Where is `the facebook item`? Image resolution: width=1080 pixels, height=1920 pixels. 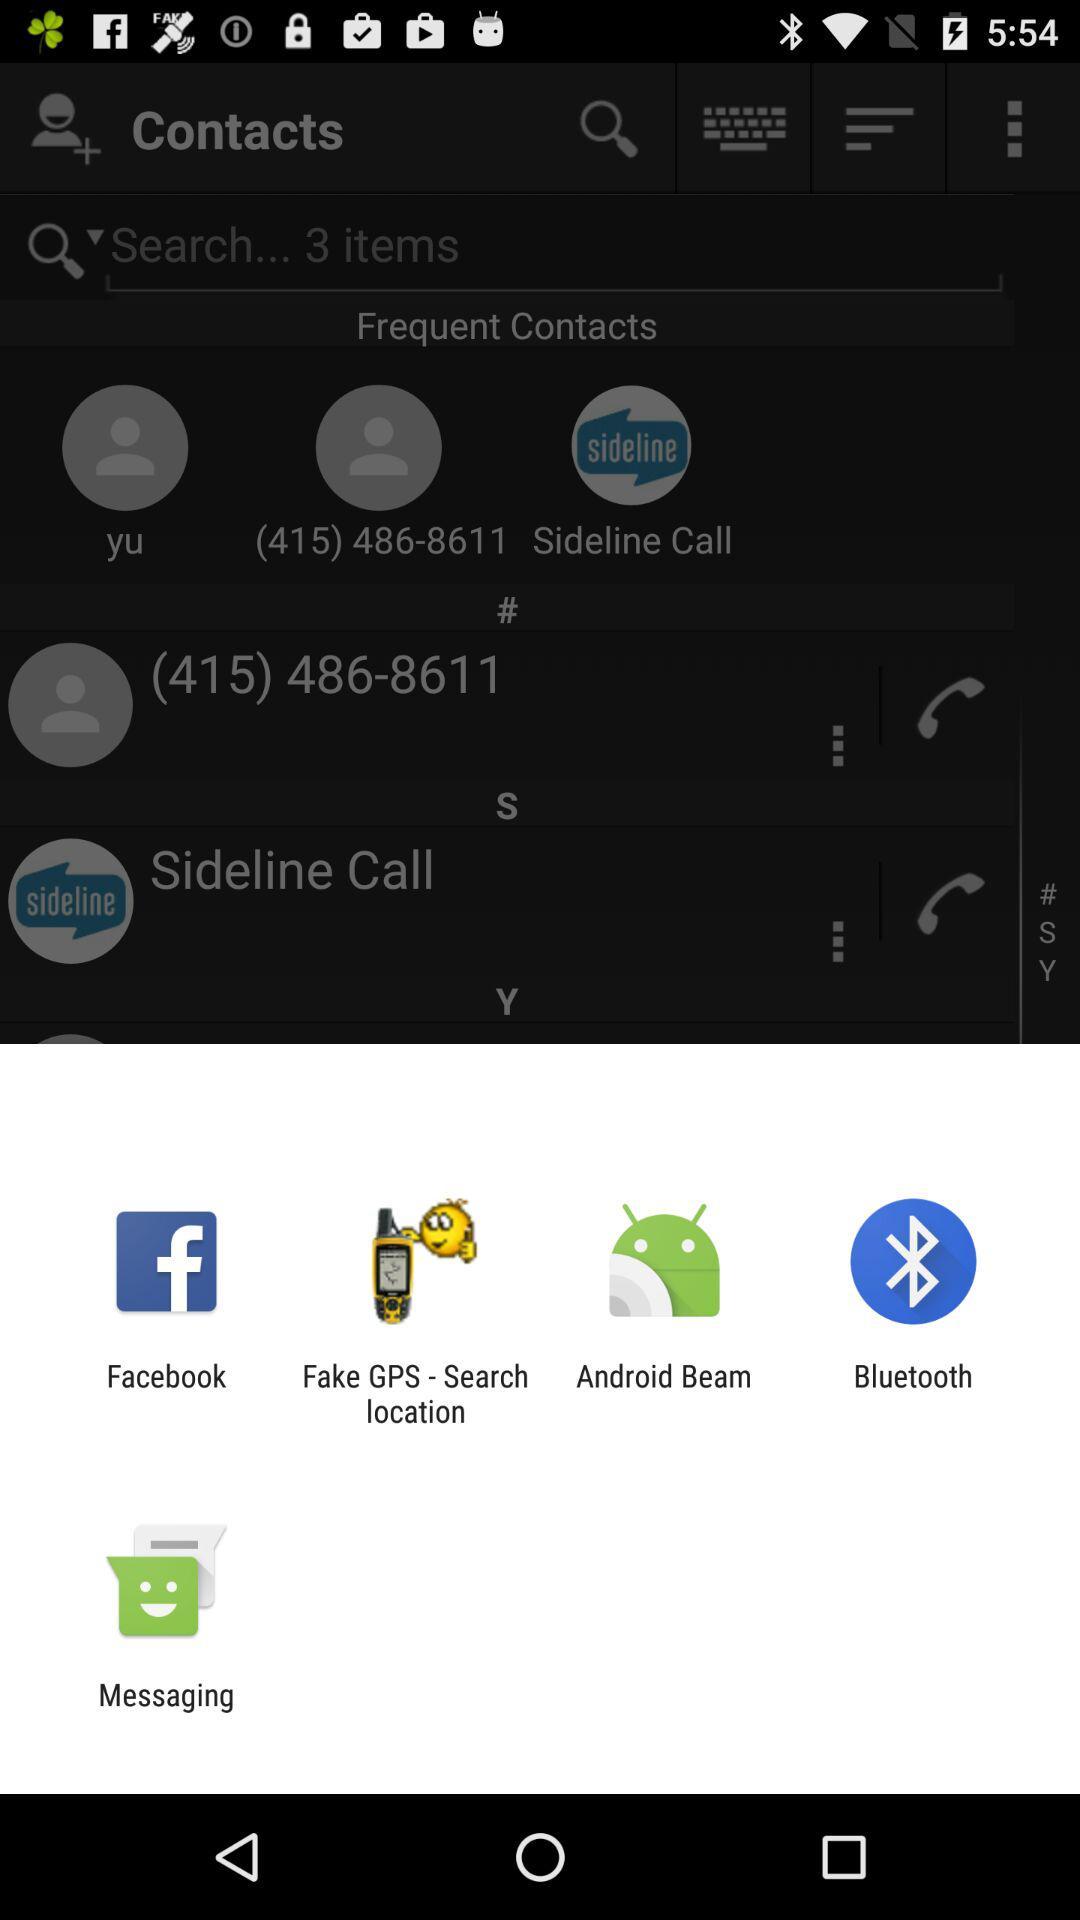
the facebook item is located at coordinates (165, 1392).